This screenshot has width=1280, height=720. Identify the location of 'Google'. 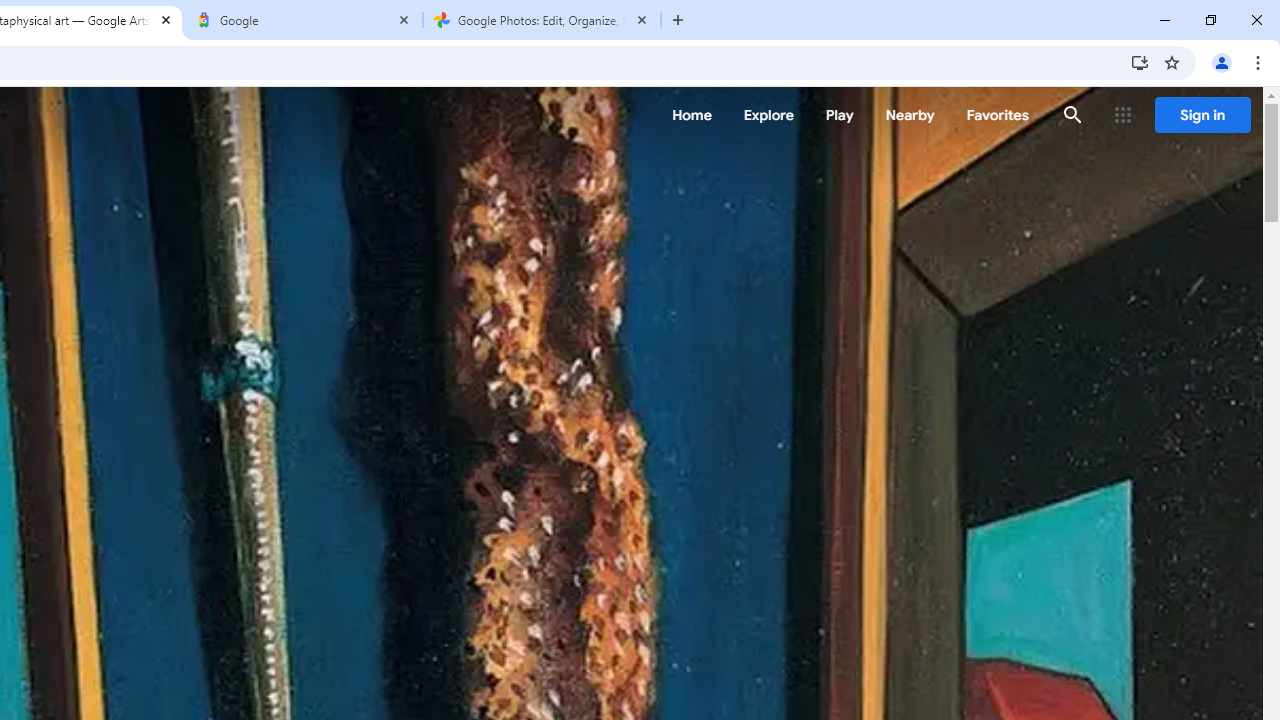
(303, 20).